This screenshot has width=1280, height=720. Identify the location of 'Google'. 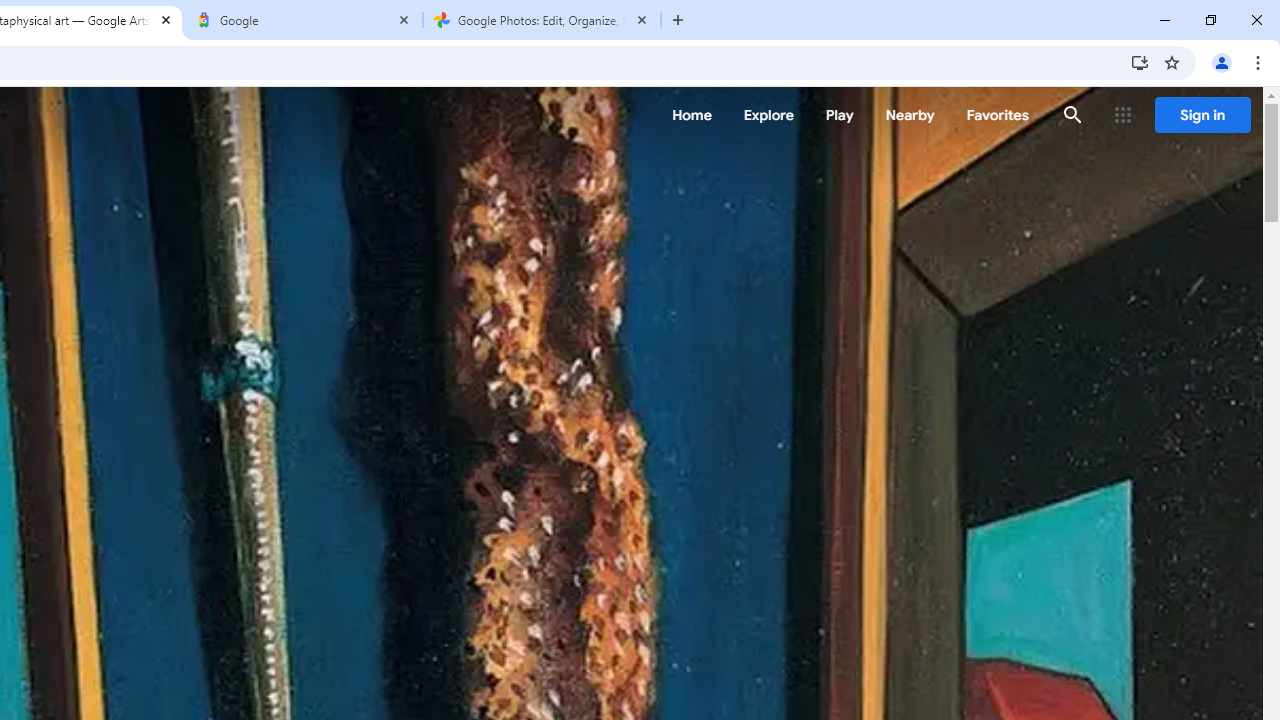
(303, 20).